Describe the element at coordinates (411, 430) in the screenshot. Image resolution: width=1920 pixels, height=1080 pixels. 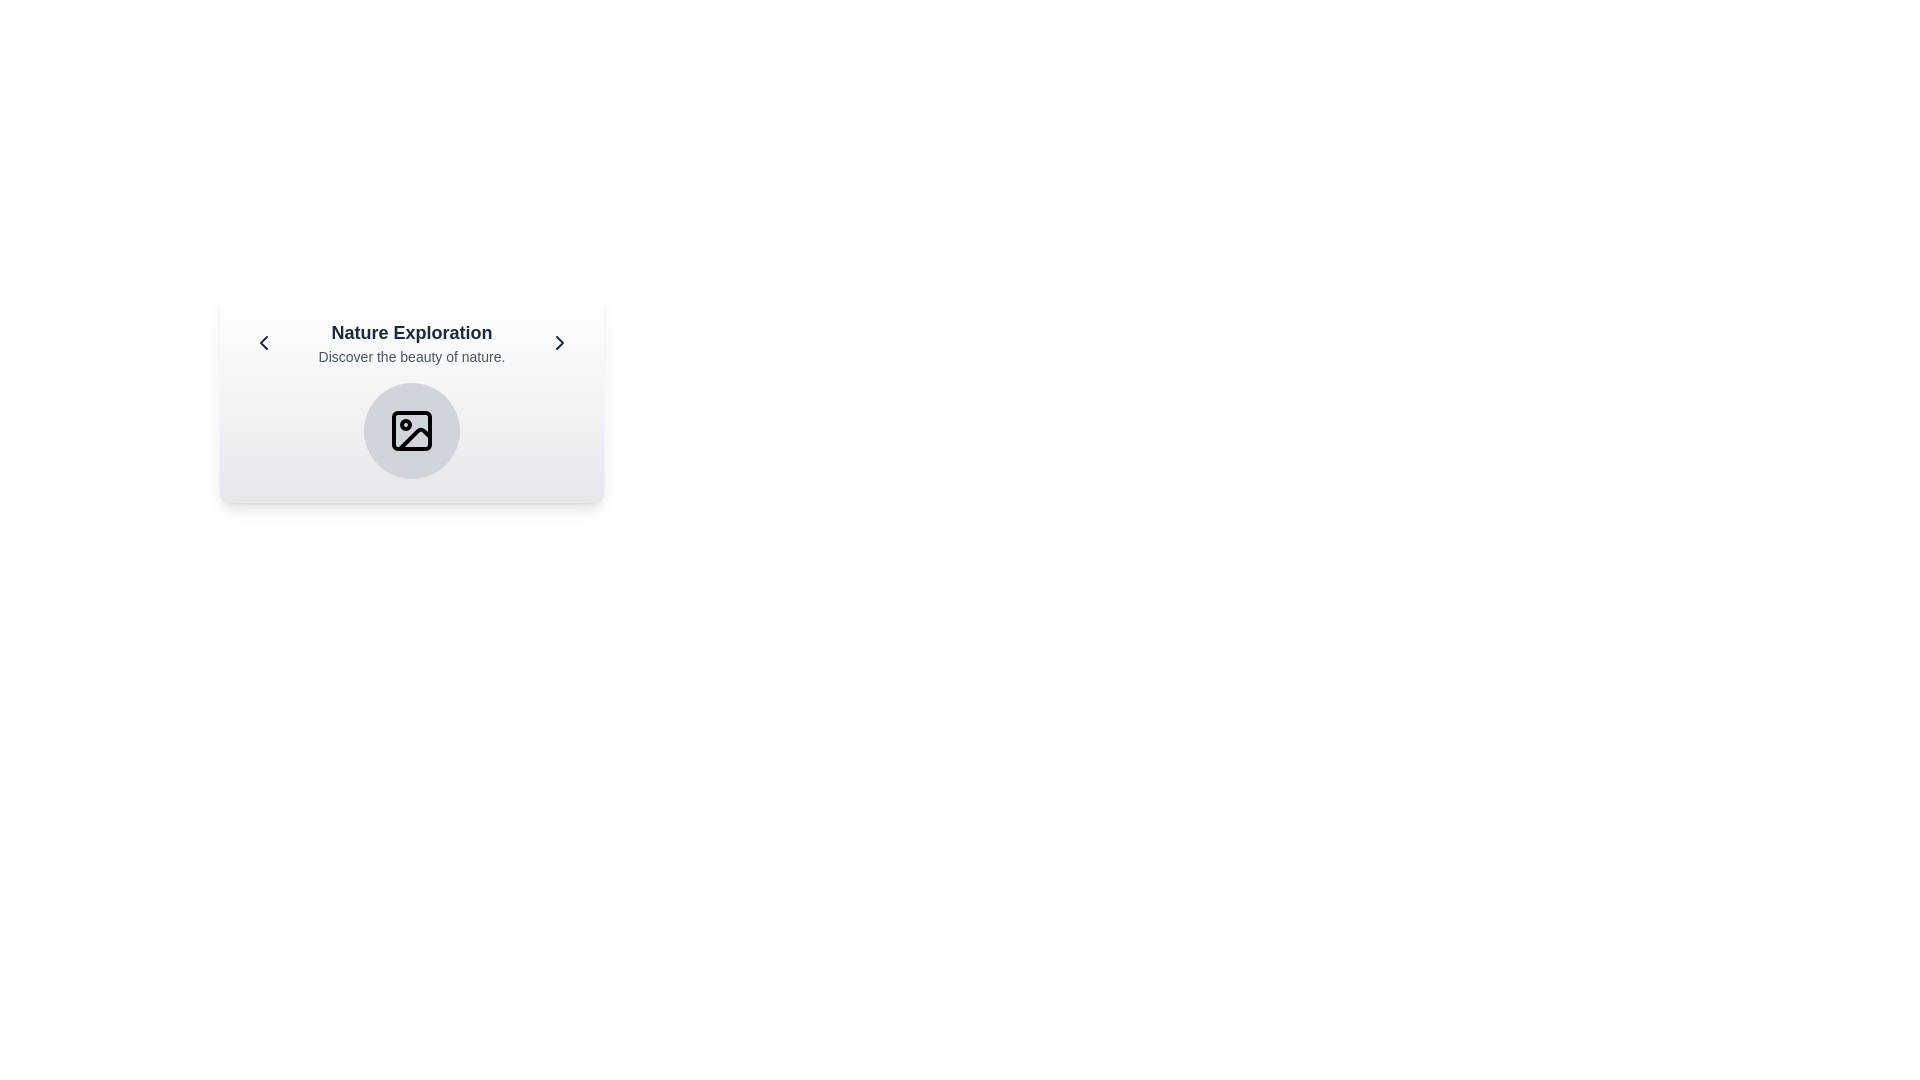
I see `the graphical icon` at that location.